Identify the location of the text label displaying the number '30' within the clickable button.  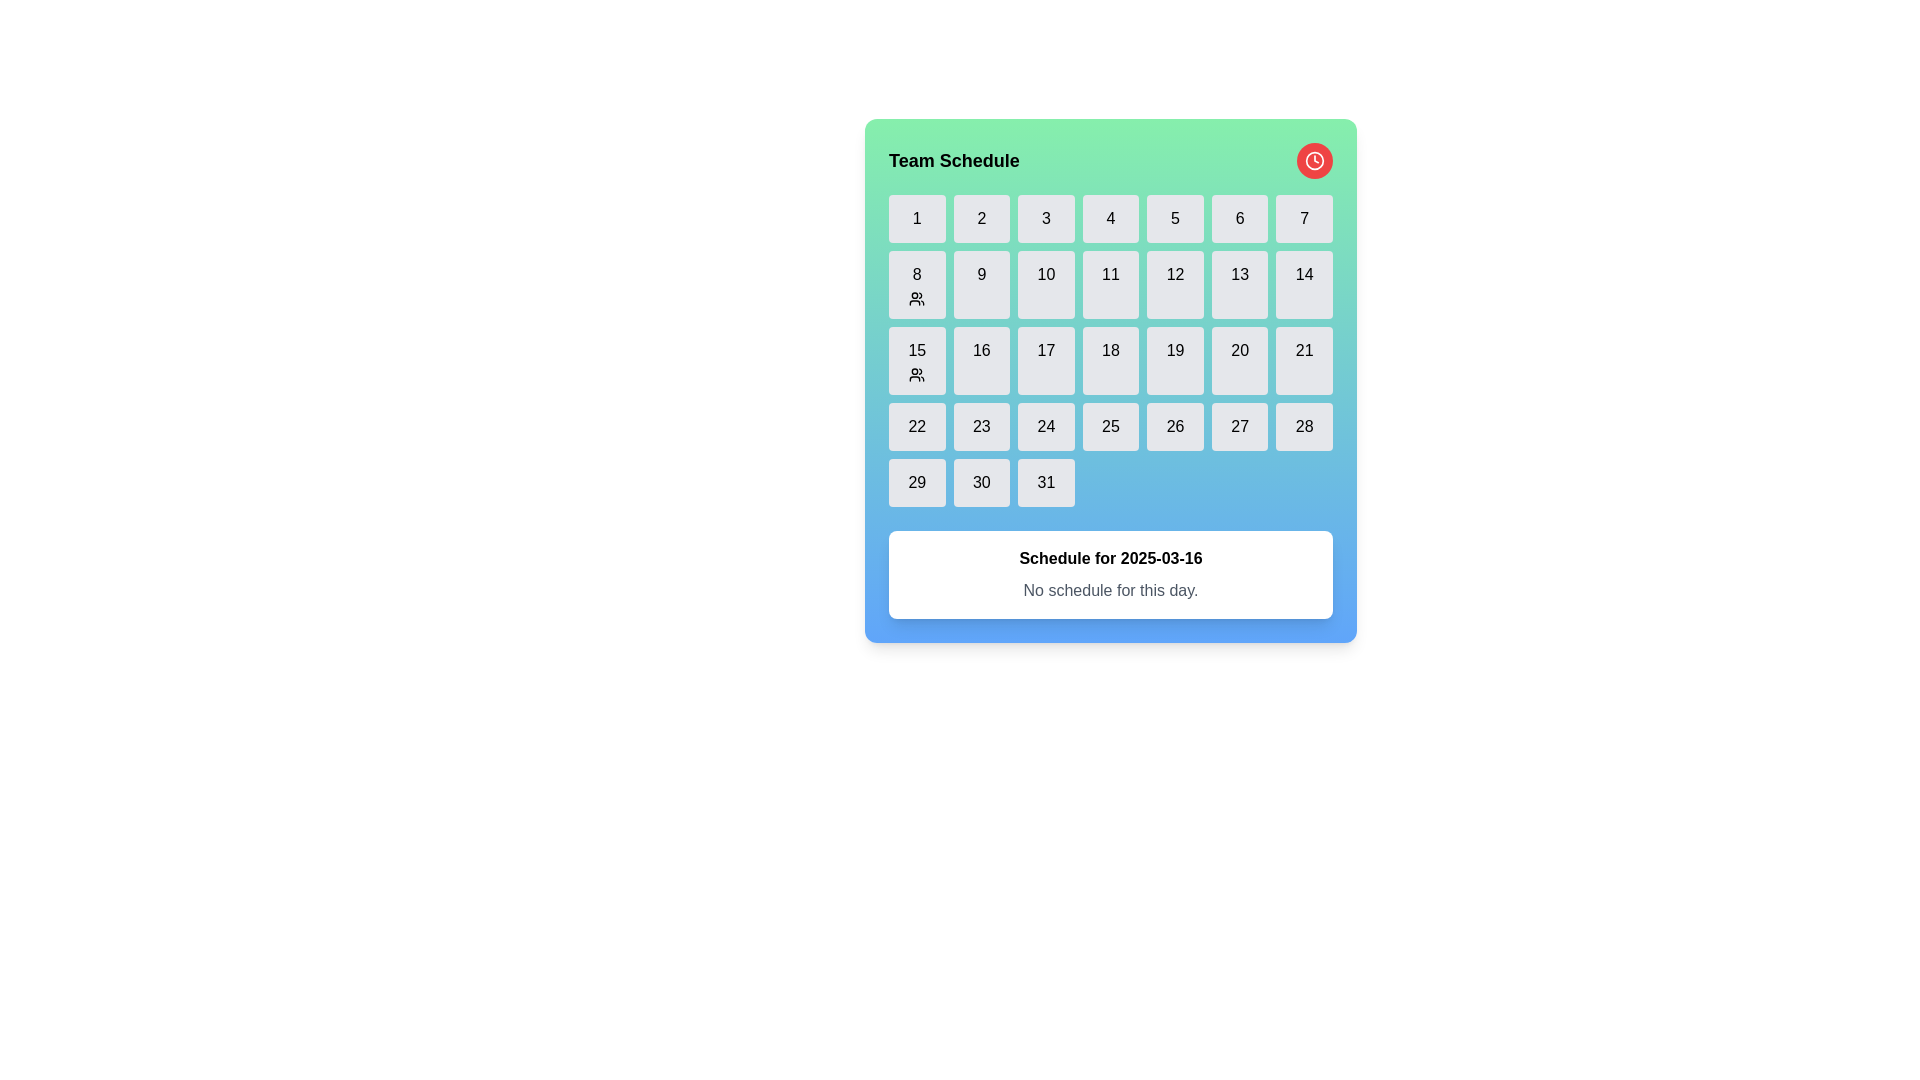
(981, 482).